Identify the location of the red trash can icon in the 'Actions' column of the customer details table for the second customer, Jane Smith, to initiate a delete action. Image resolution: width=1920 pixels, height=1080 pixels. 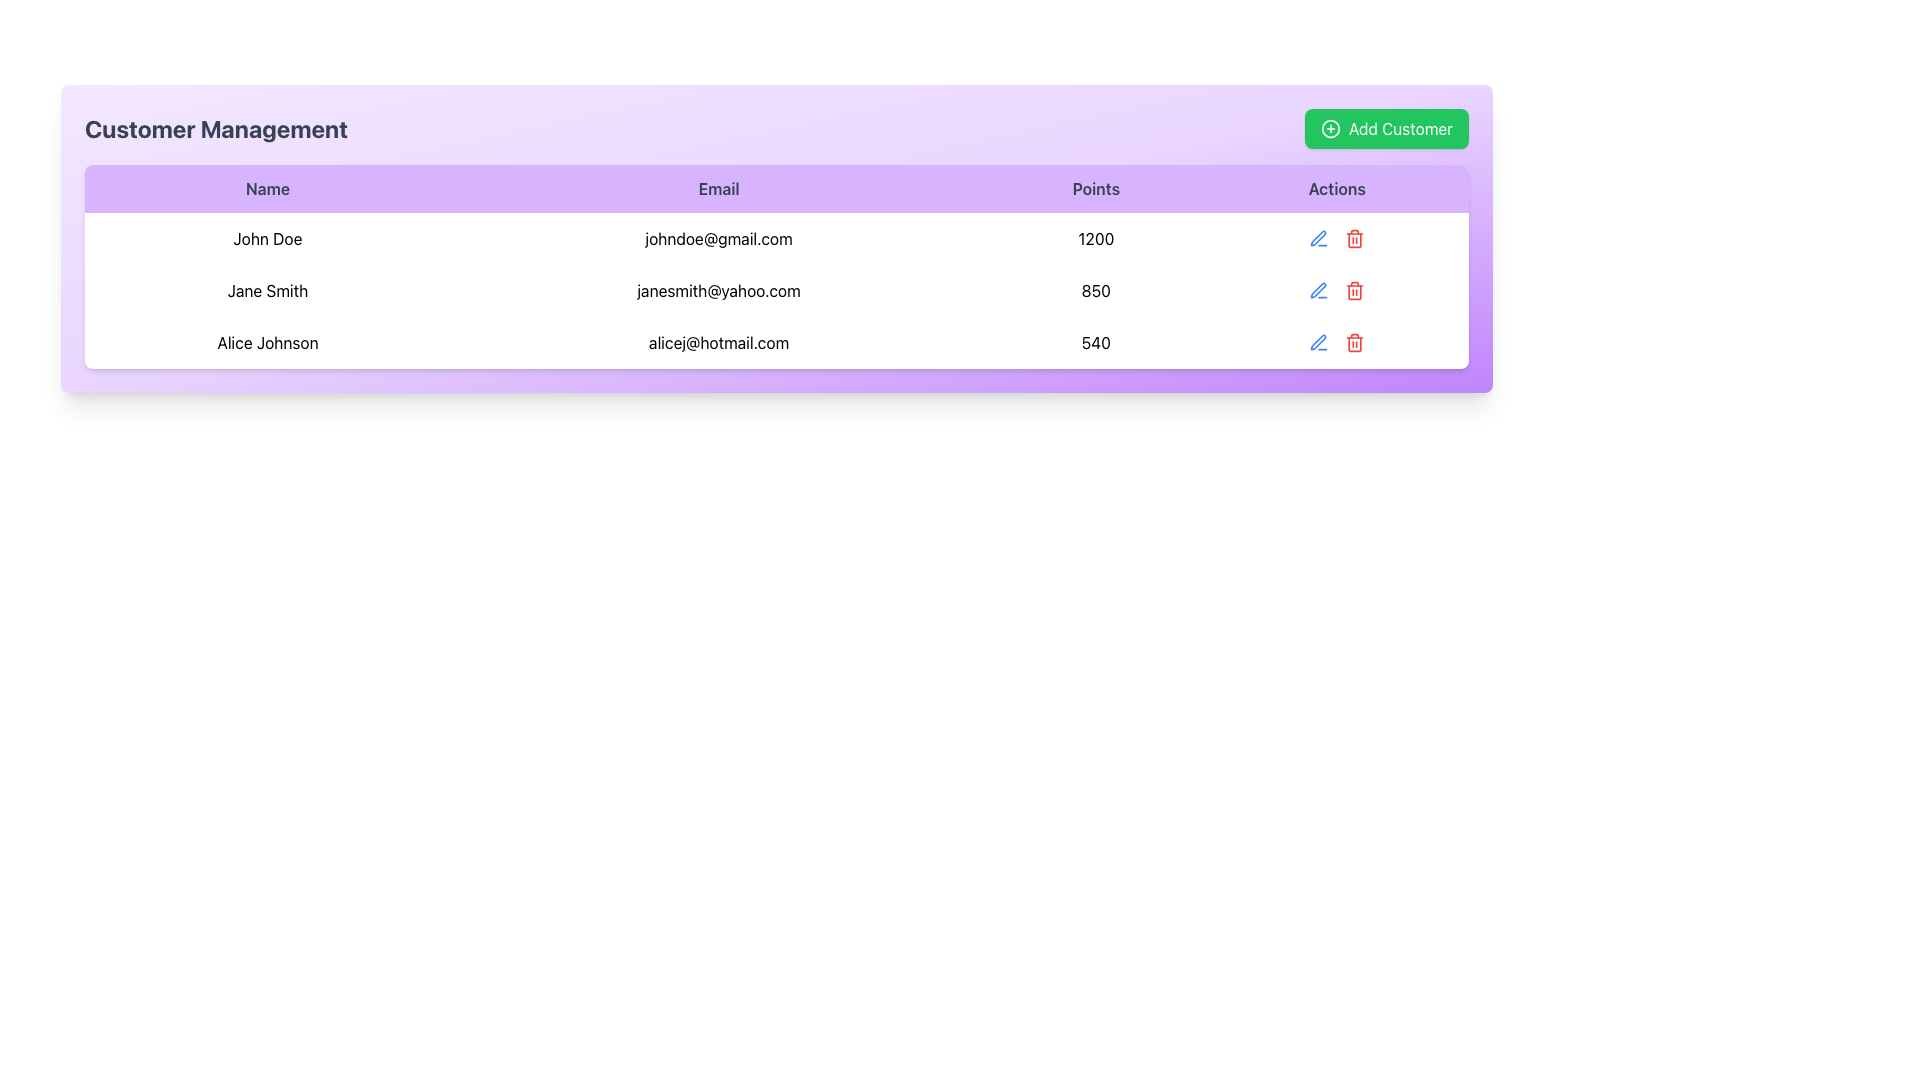
(1355, 290).